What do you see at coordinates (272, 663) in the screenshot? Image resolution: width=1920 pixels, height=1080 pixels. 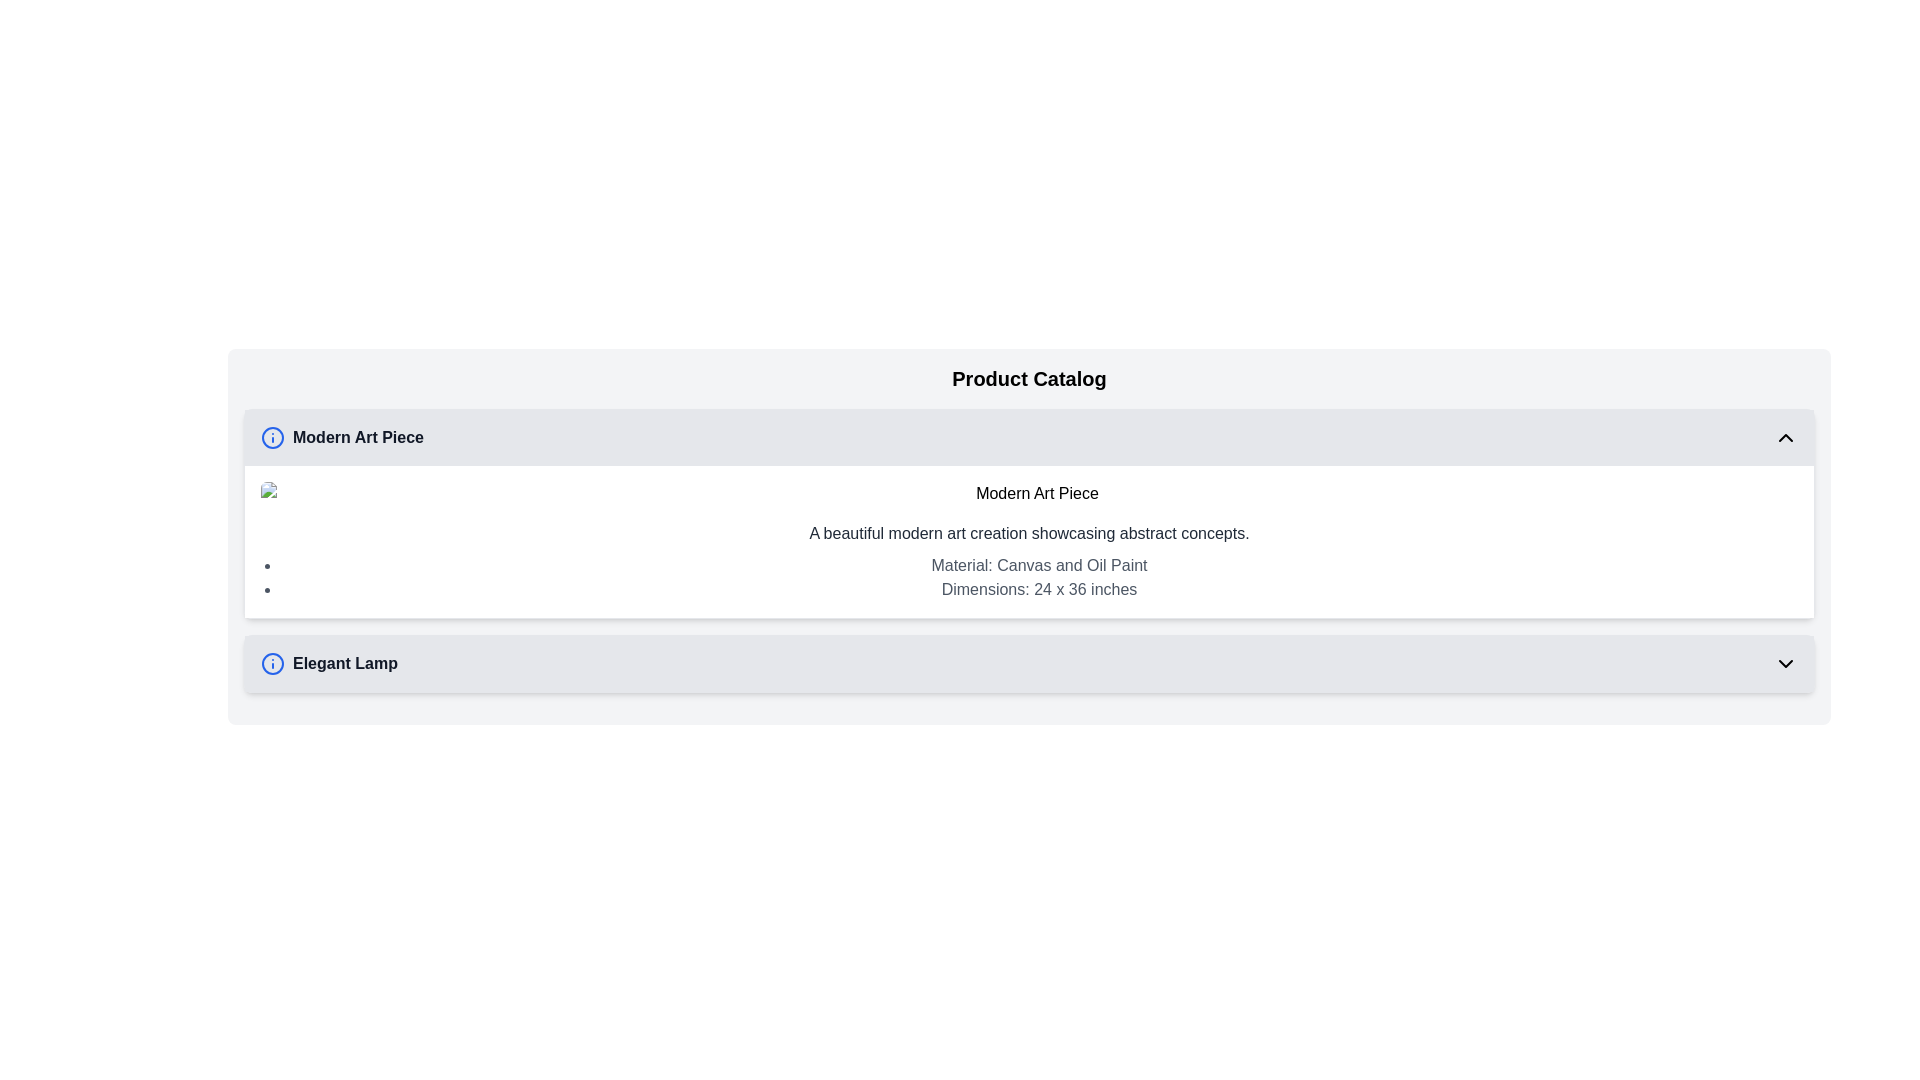 I see `the circular blue information icon located to the left of the text 'Elegant Lamp' for accessibility utilities` at bounding box center [272, 663].